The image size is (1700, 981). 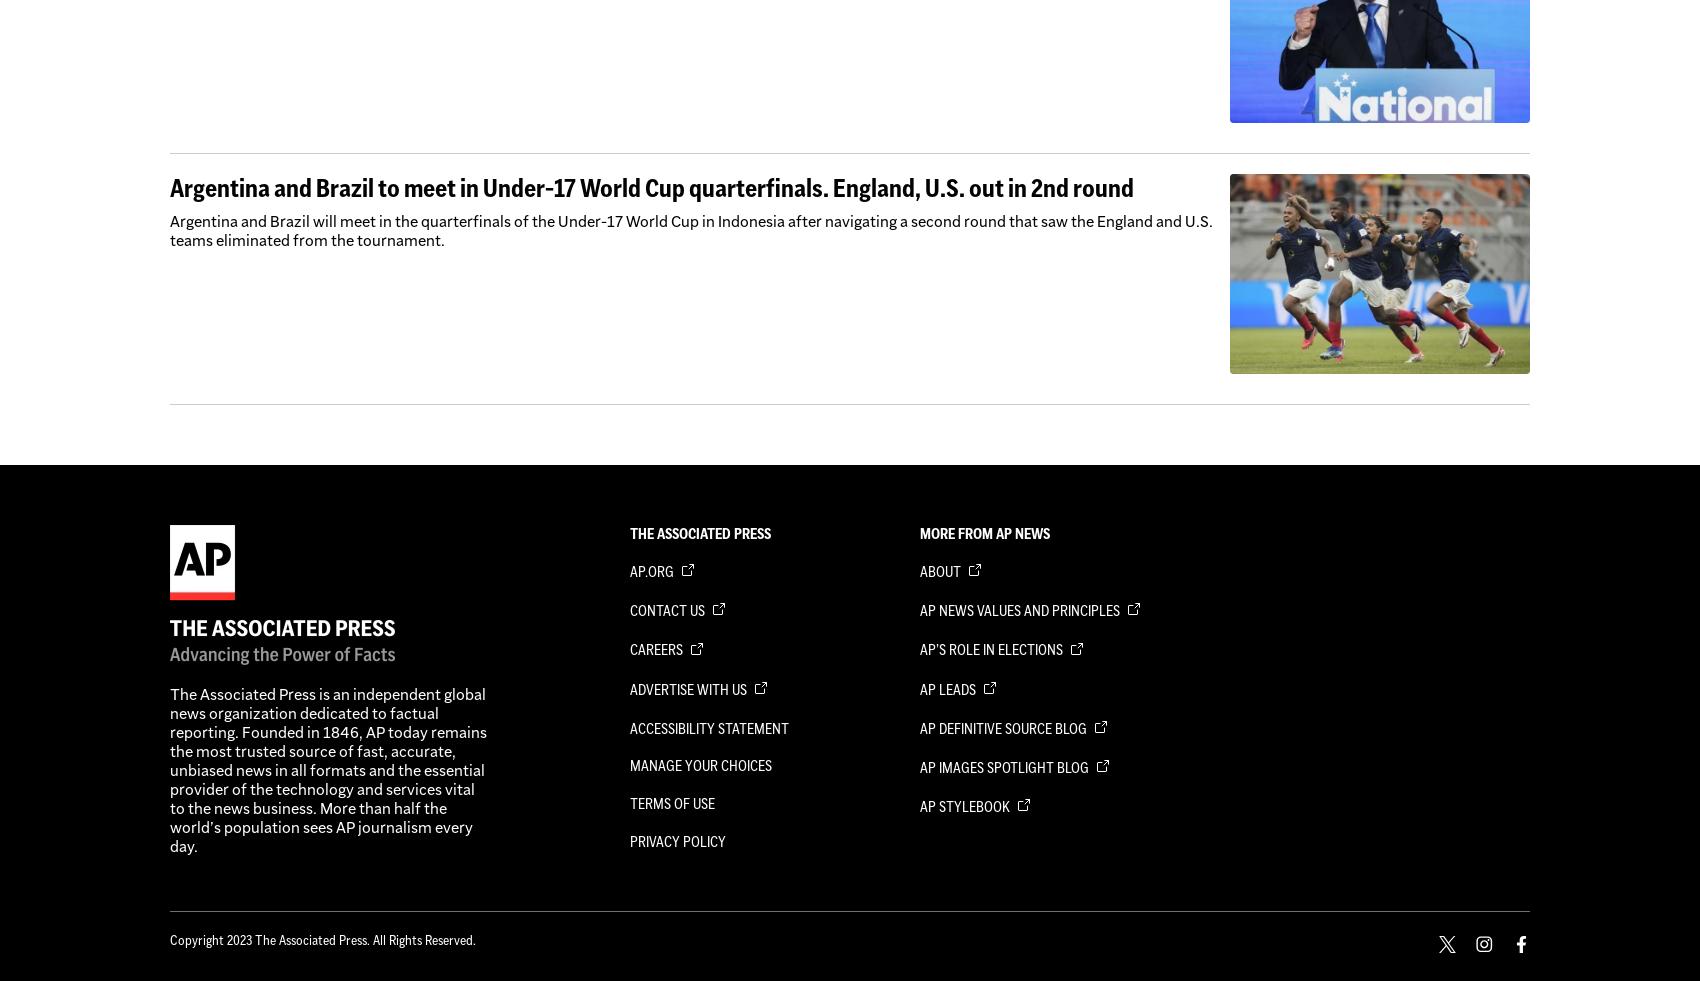 I want to click on 'Copyright 2023 The Associated Press. All Rights Reserved.', so click(x=169, y=939).